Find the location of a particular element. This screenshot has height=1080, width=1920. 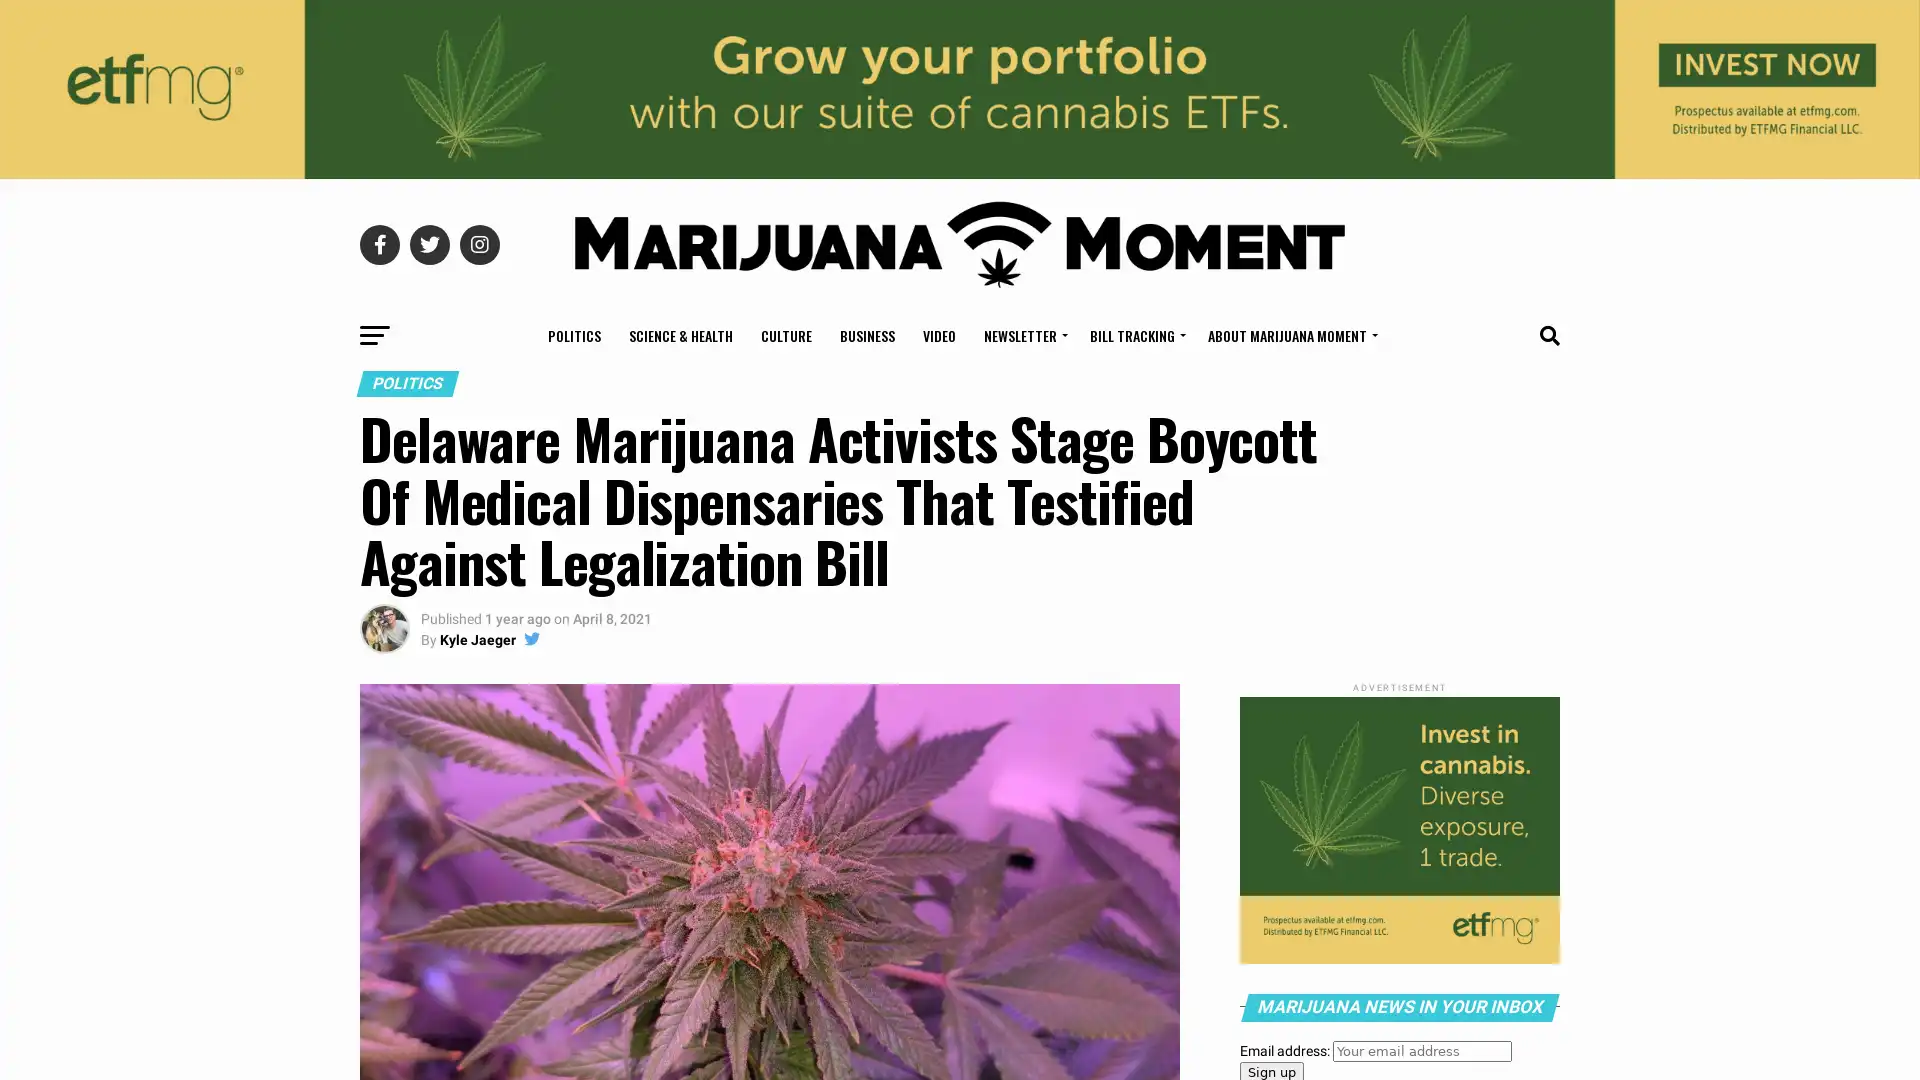

Sign up is located at coordinates (848, 569).